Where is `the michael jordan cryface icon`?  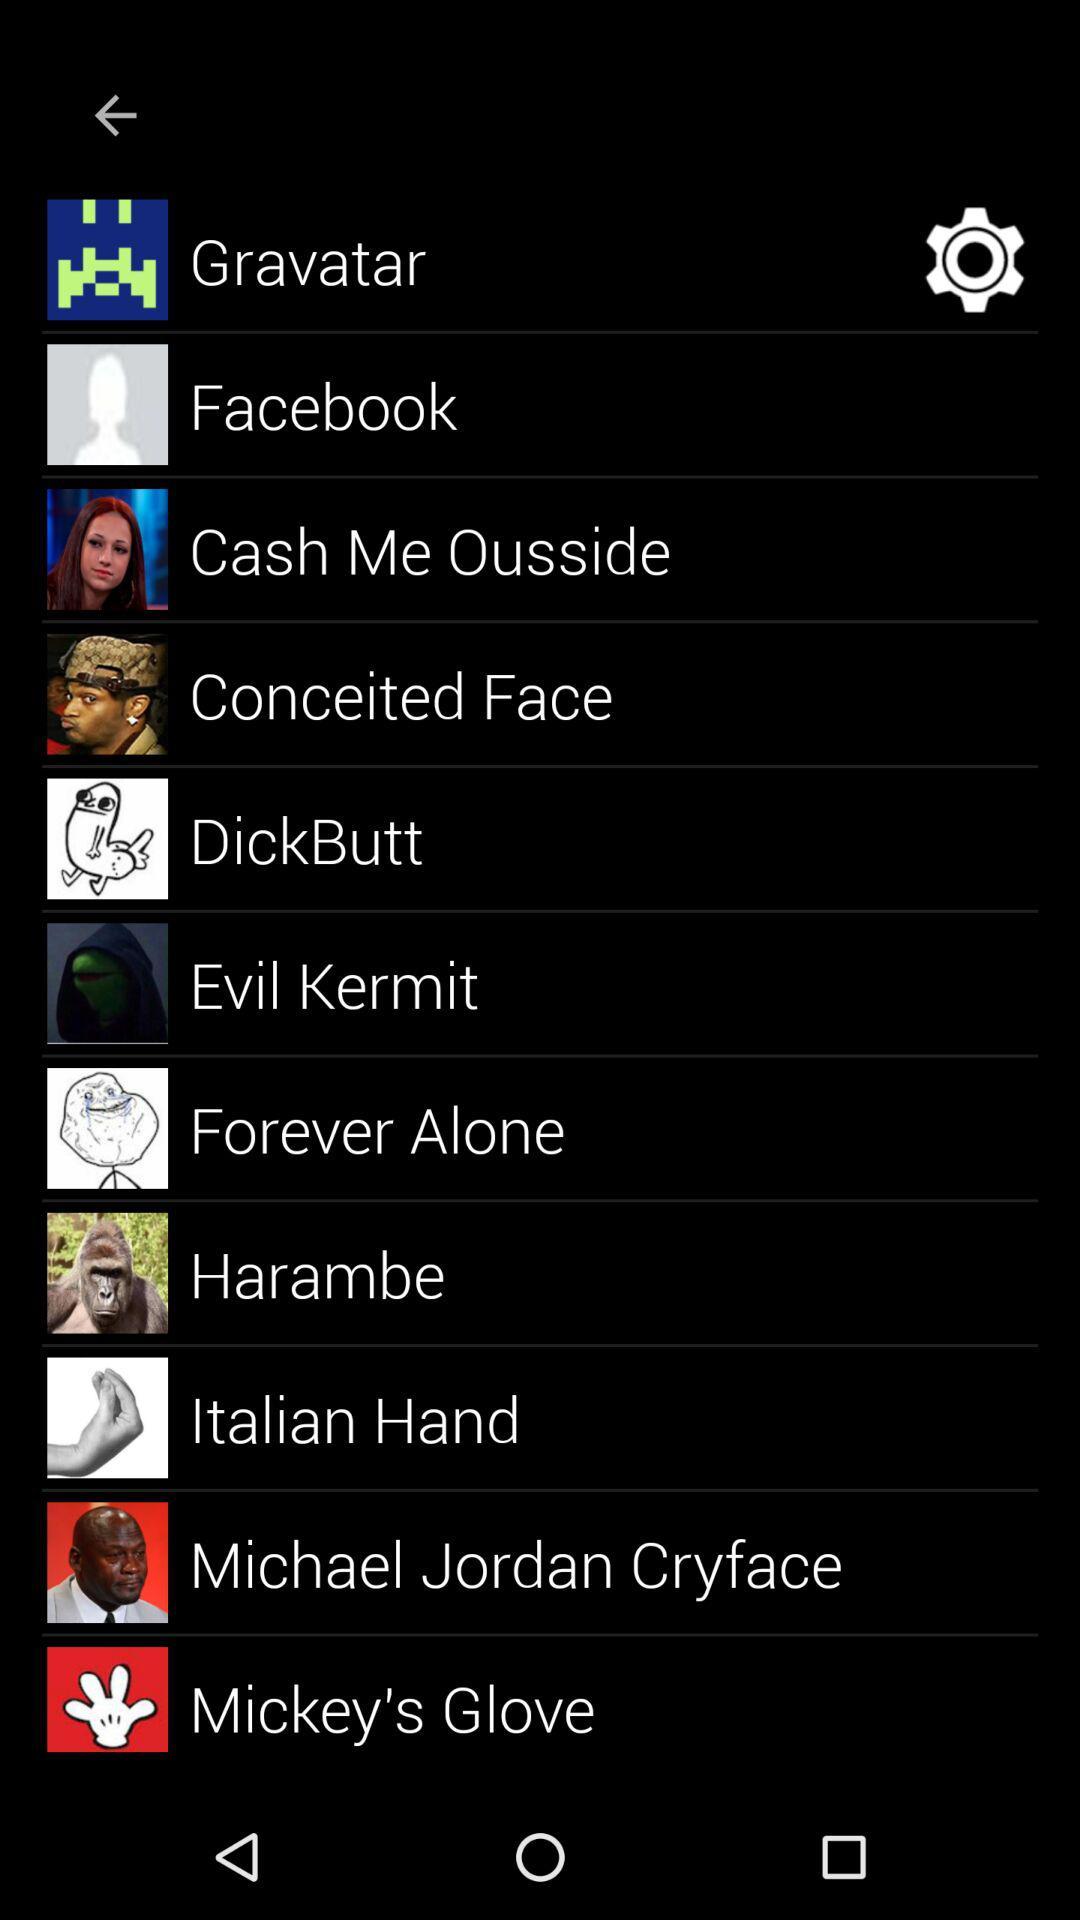 the michael jordan cryface icon is located at coordinates (538, 1561).